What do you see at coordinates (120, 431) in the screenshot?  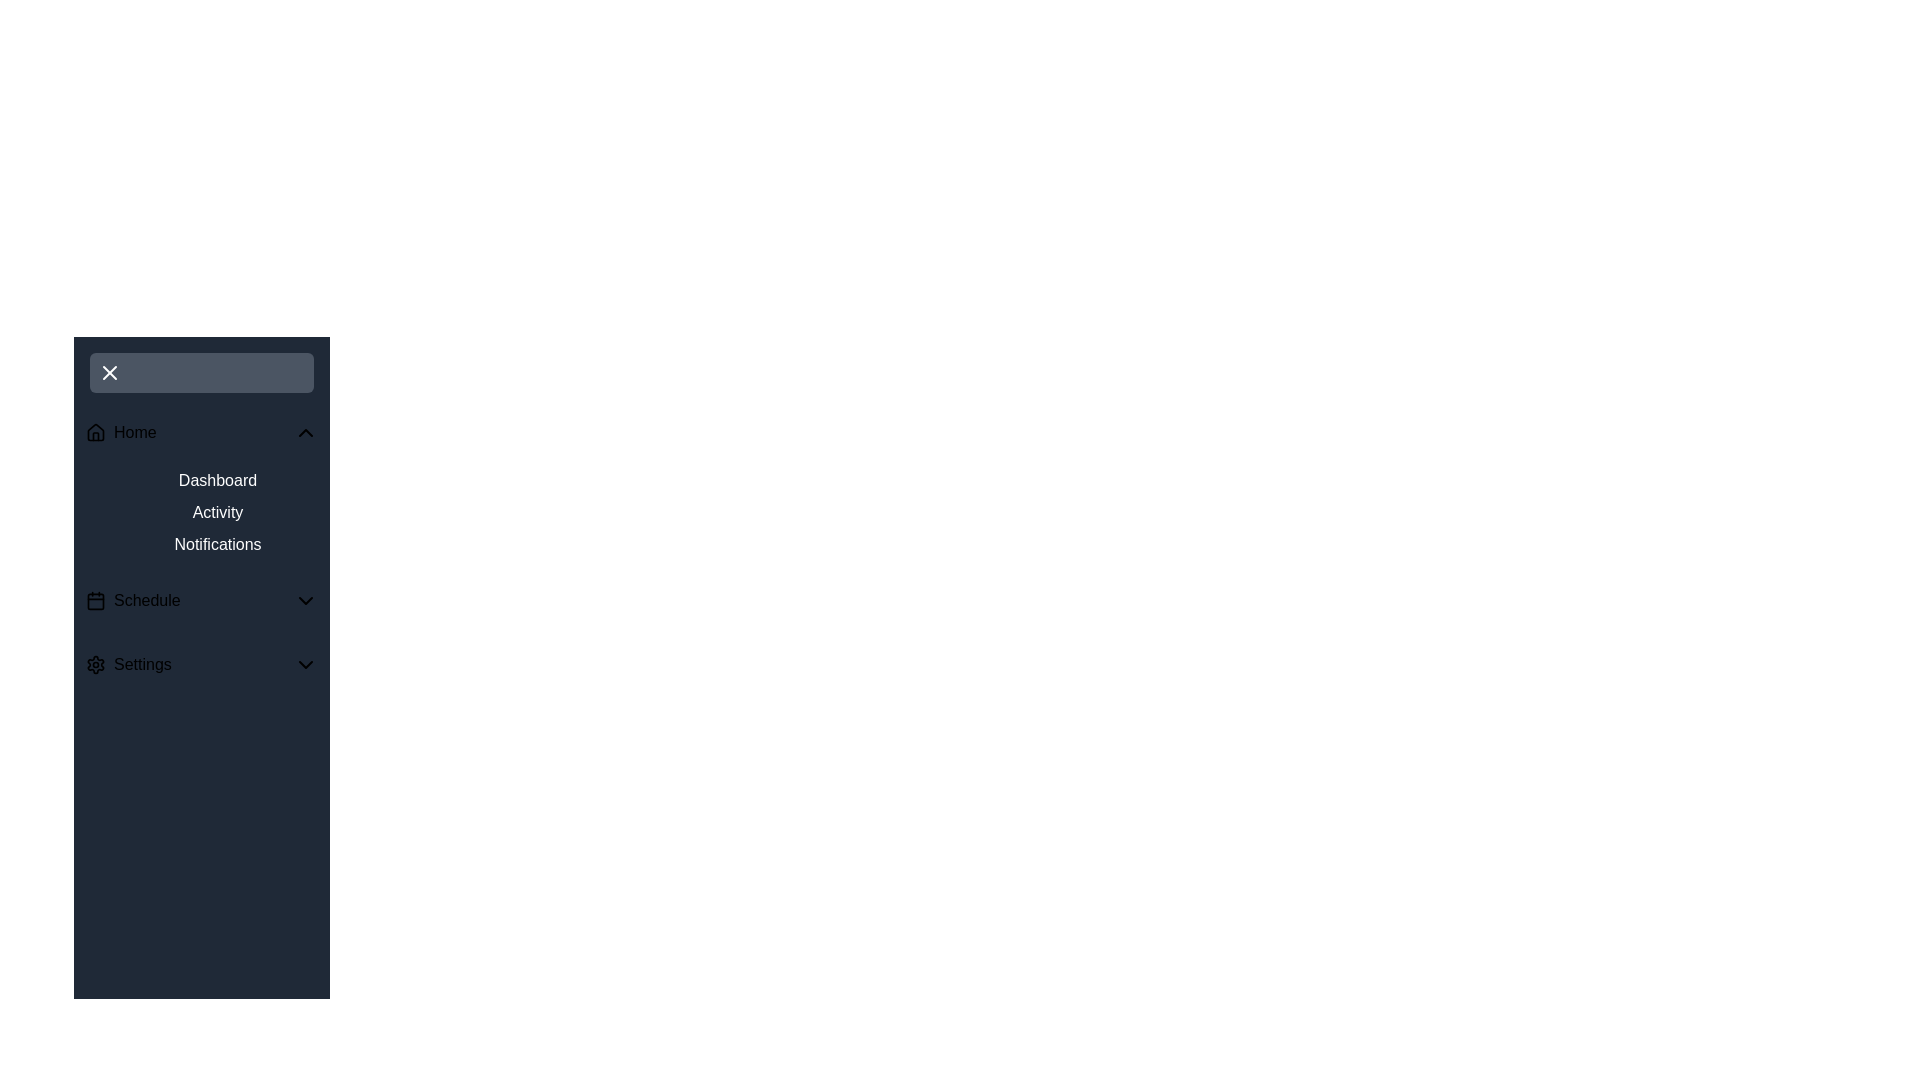 I see `the 'Home' menu item, which features a dark font text label and a minimalistic house icon, located at the top-left section of the sidebar menu` at bounding box center [120, 431].